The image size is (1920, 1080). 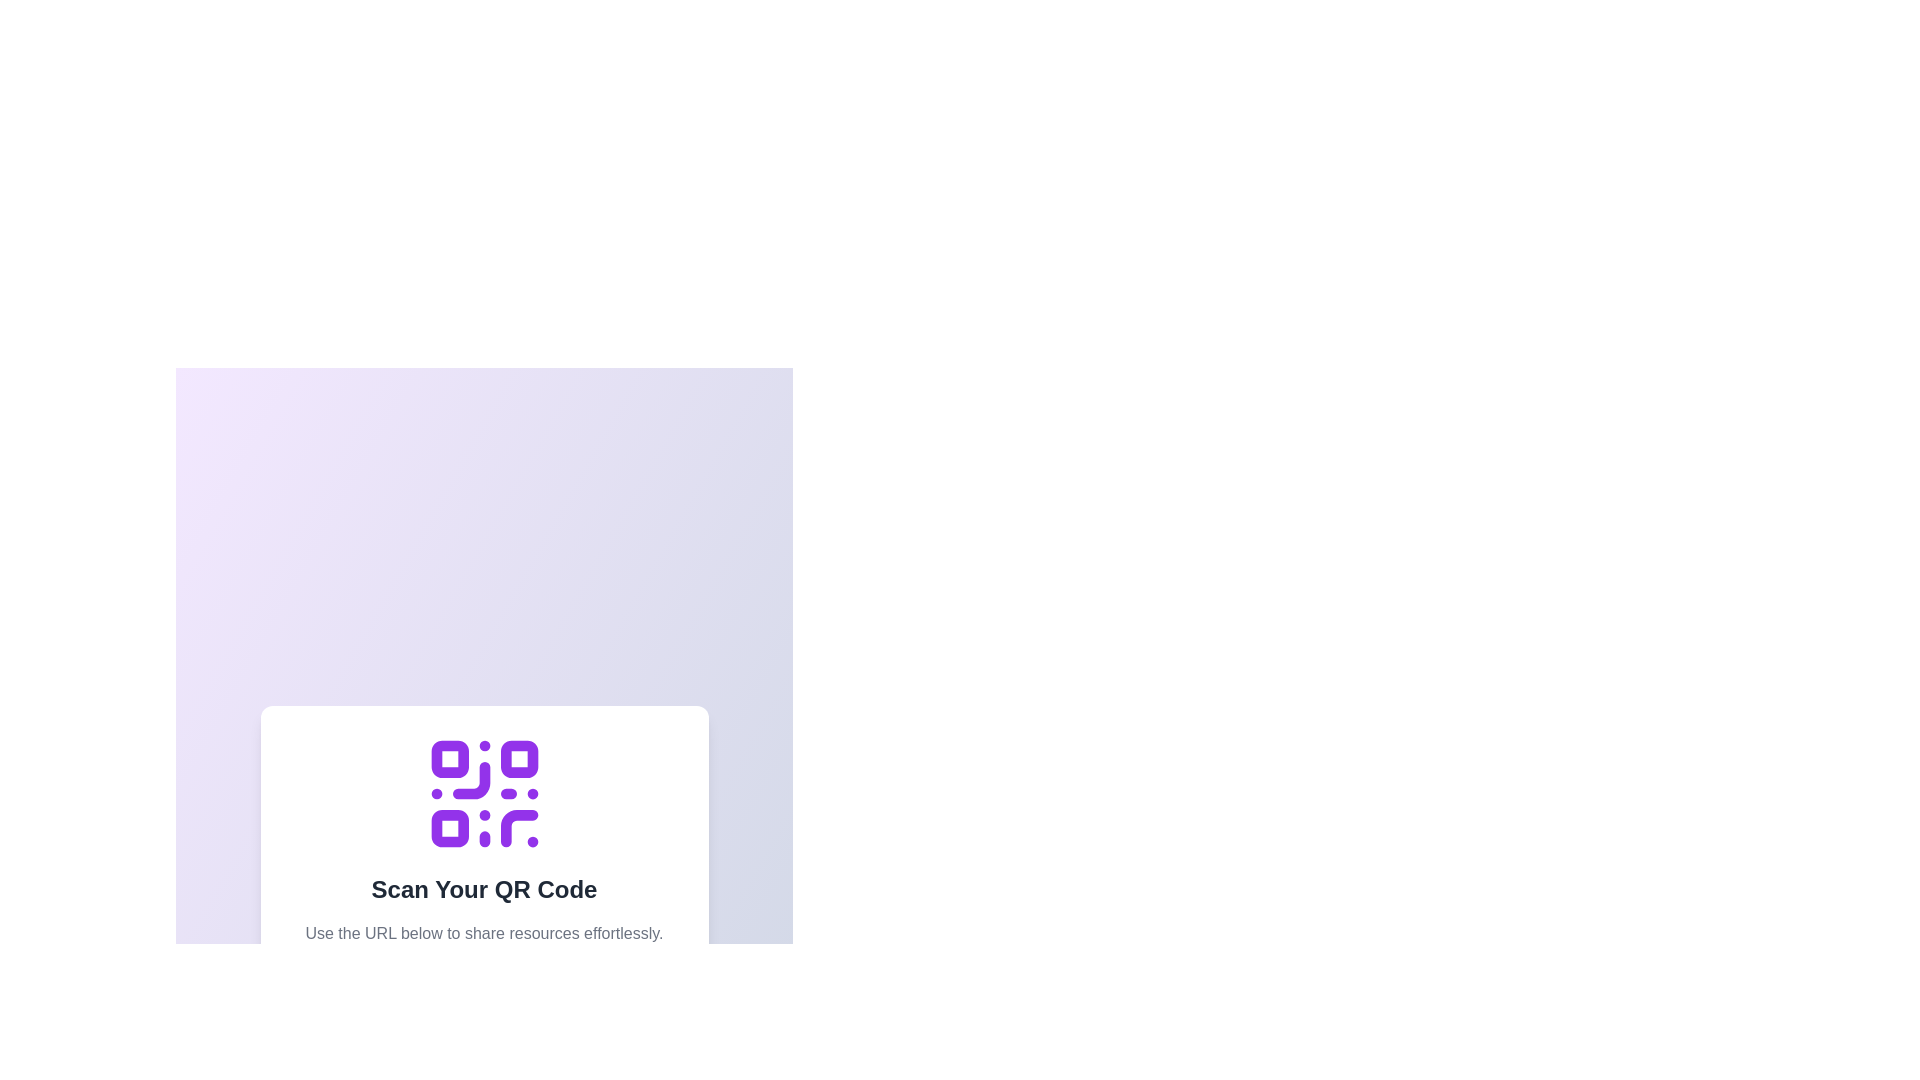 What do you see at coordinates (448, 828) in the screenshot?
I see `the third rectangular block in the bottom-left corner of the QR code, which is a decorative graphical square element` at bounding box center [448, 828].